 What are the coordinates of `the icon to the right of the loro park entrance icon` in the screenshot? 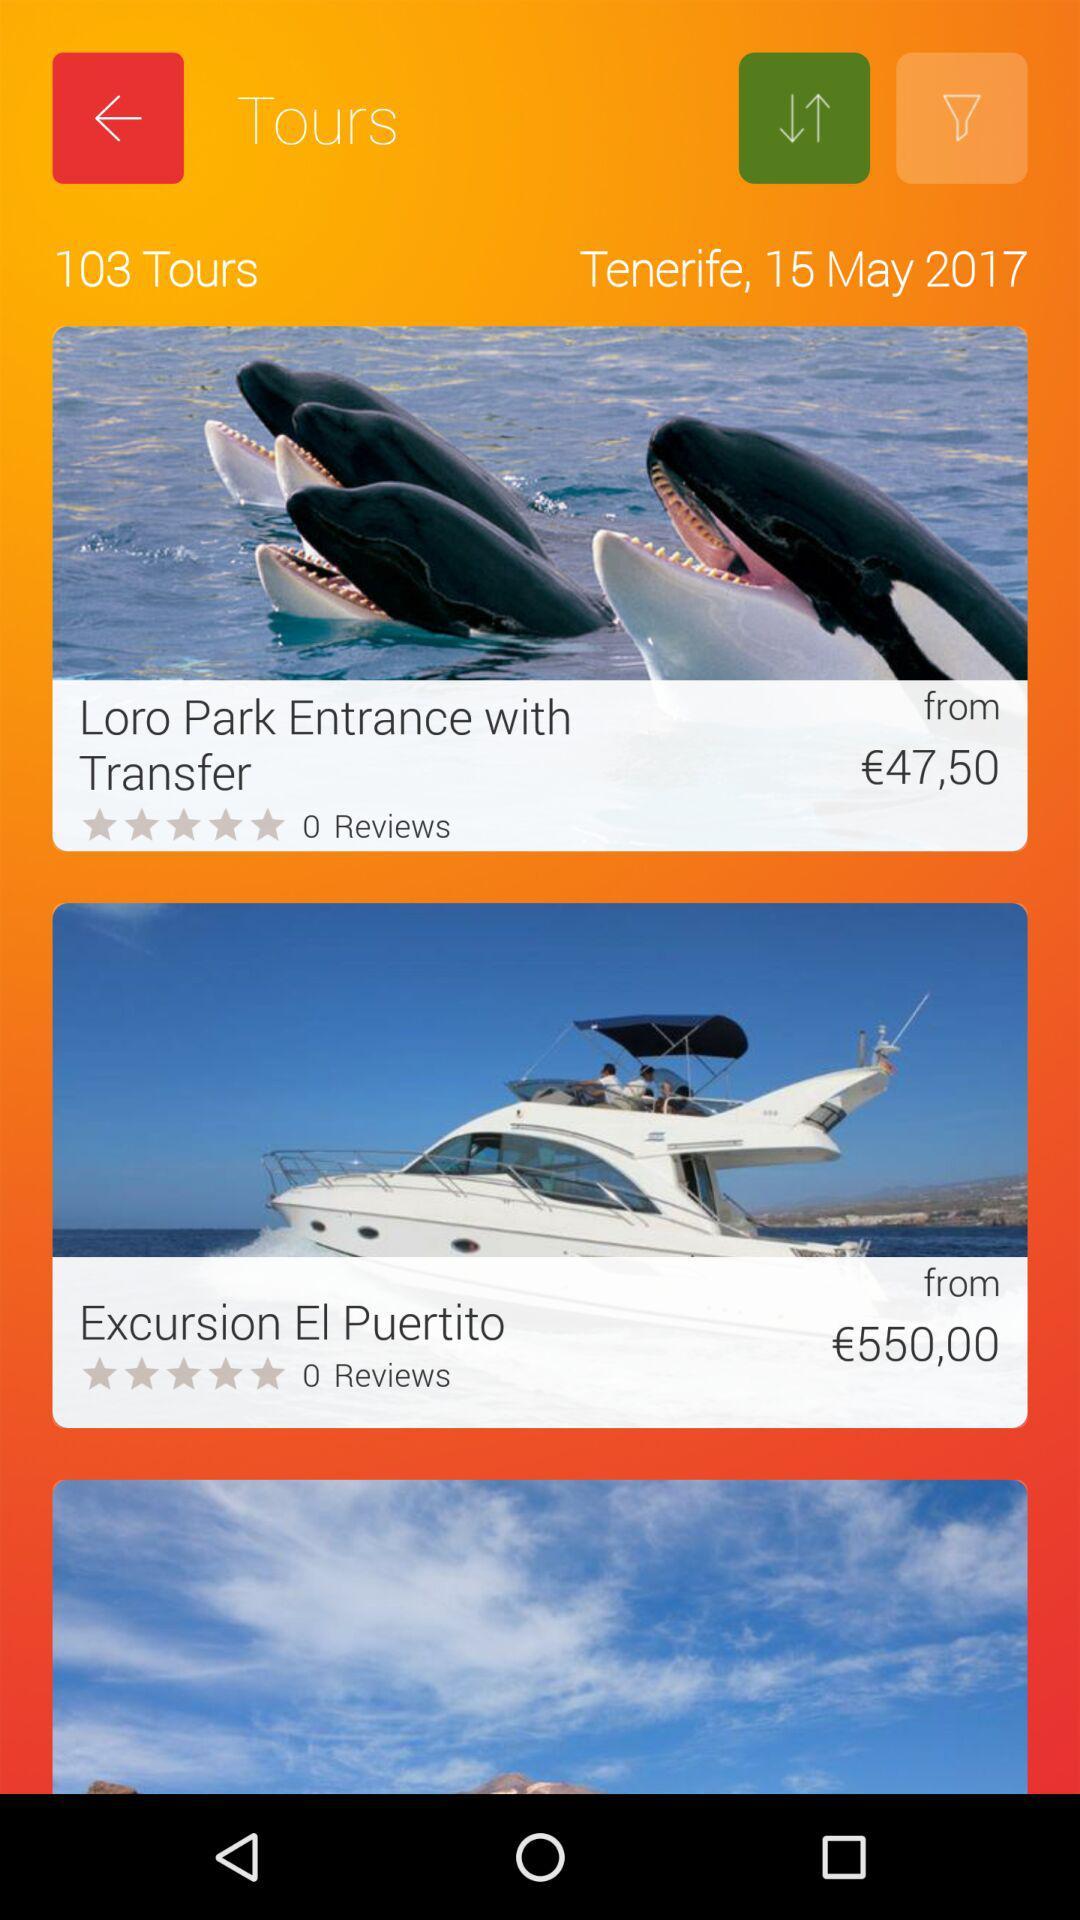 It's located at (834, 764).